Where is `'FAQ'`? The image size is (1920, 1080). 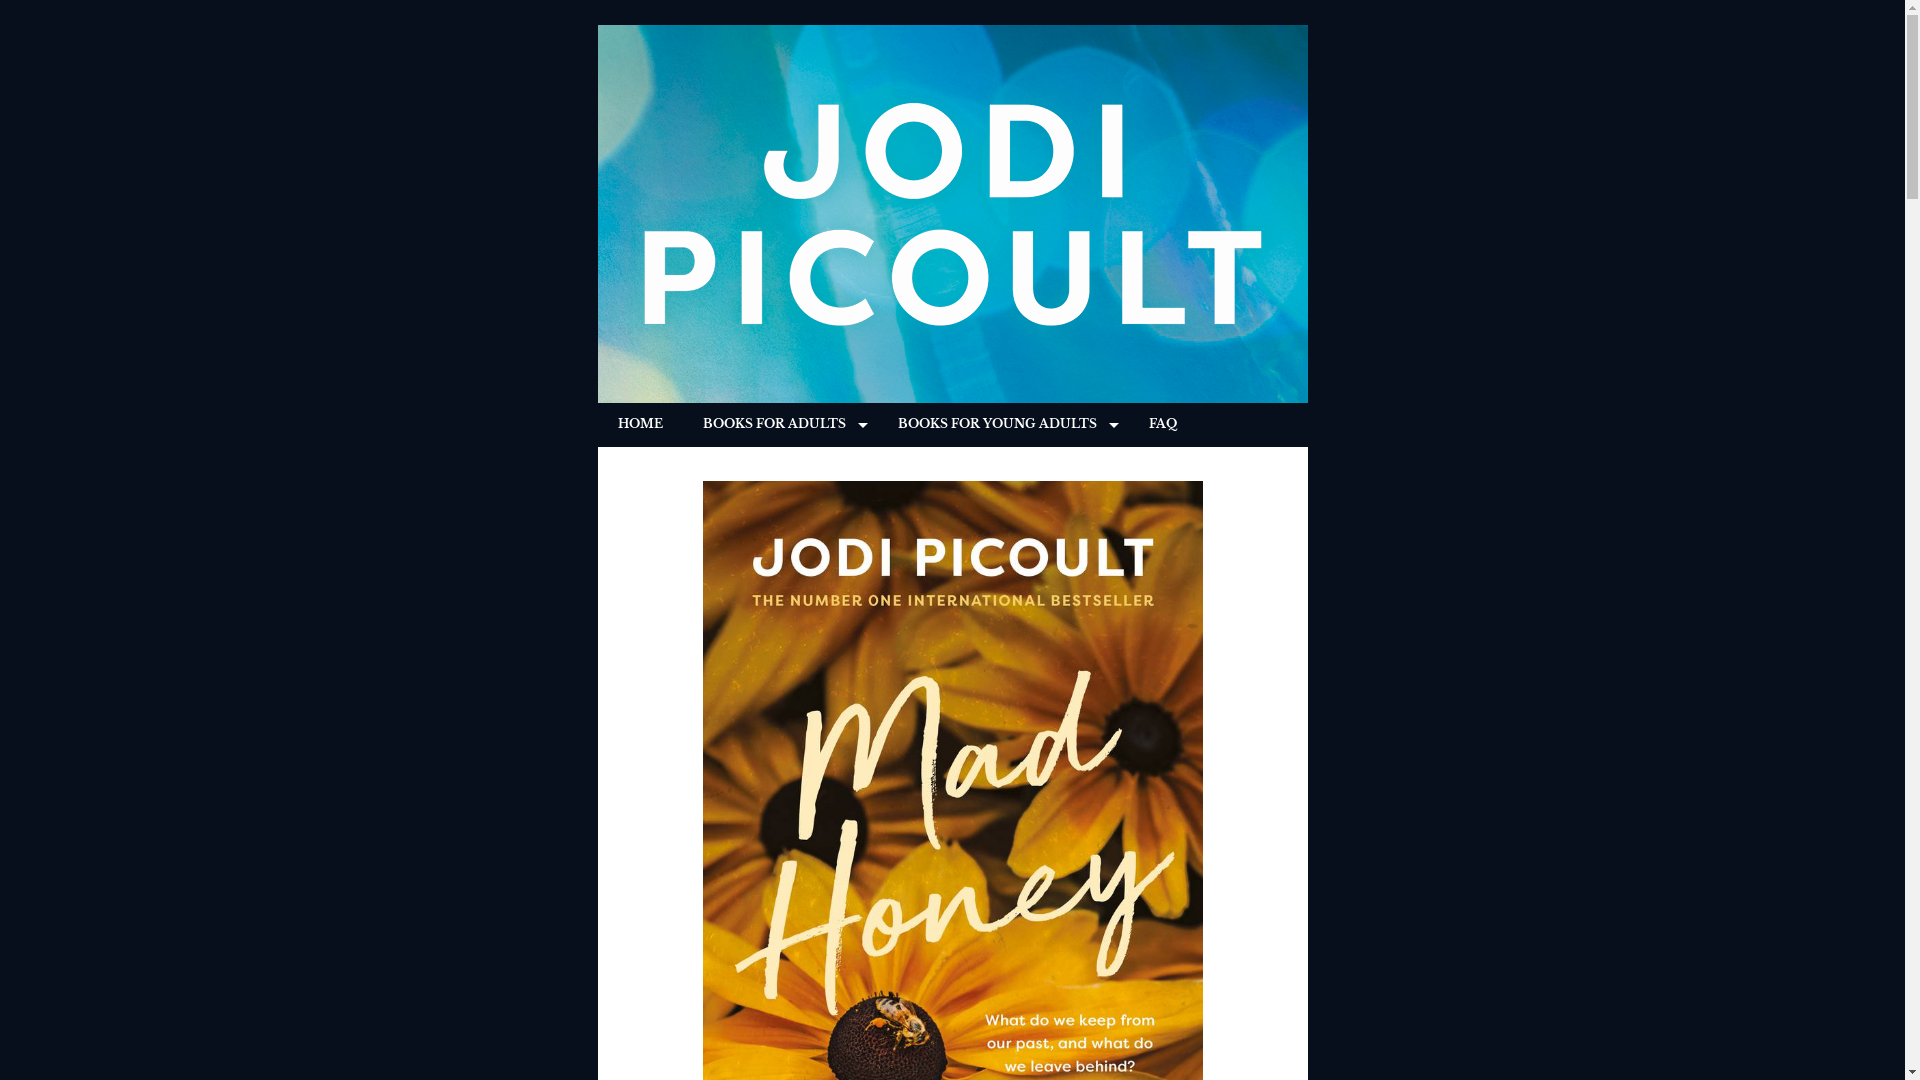
'FAQ' is located at coordinates (1161, 423).